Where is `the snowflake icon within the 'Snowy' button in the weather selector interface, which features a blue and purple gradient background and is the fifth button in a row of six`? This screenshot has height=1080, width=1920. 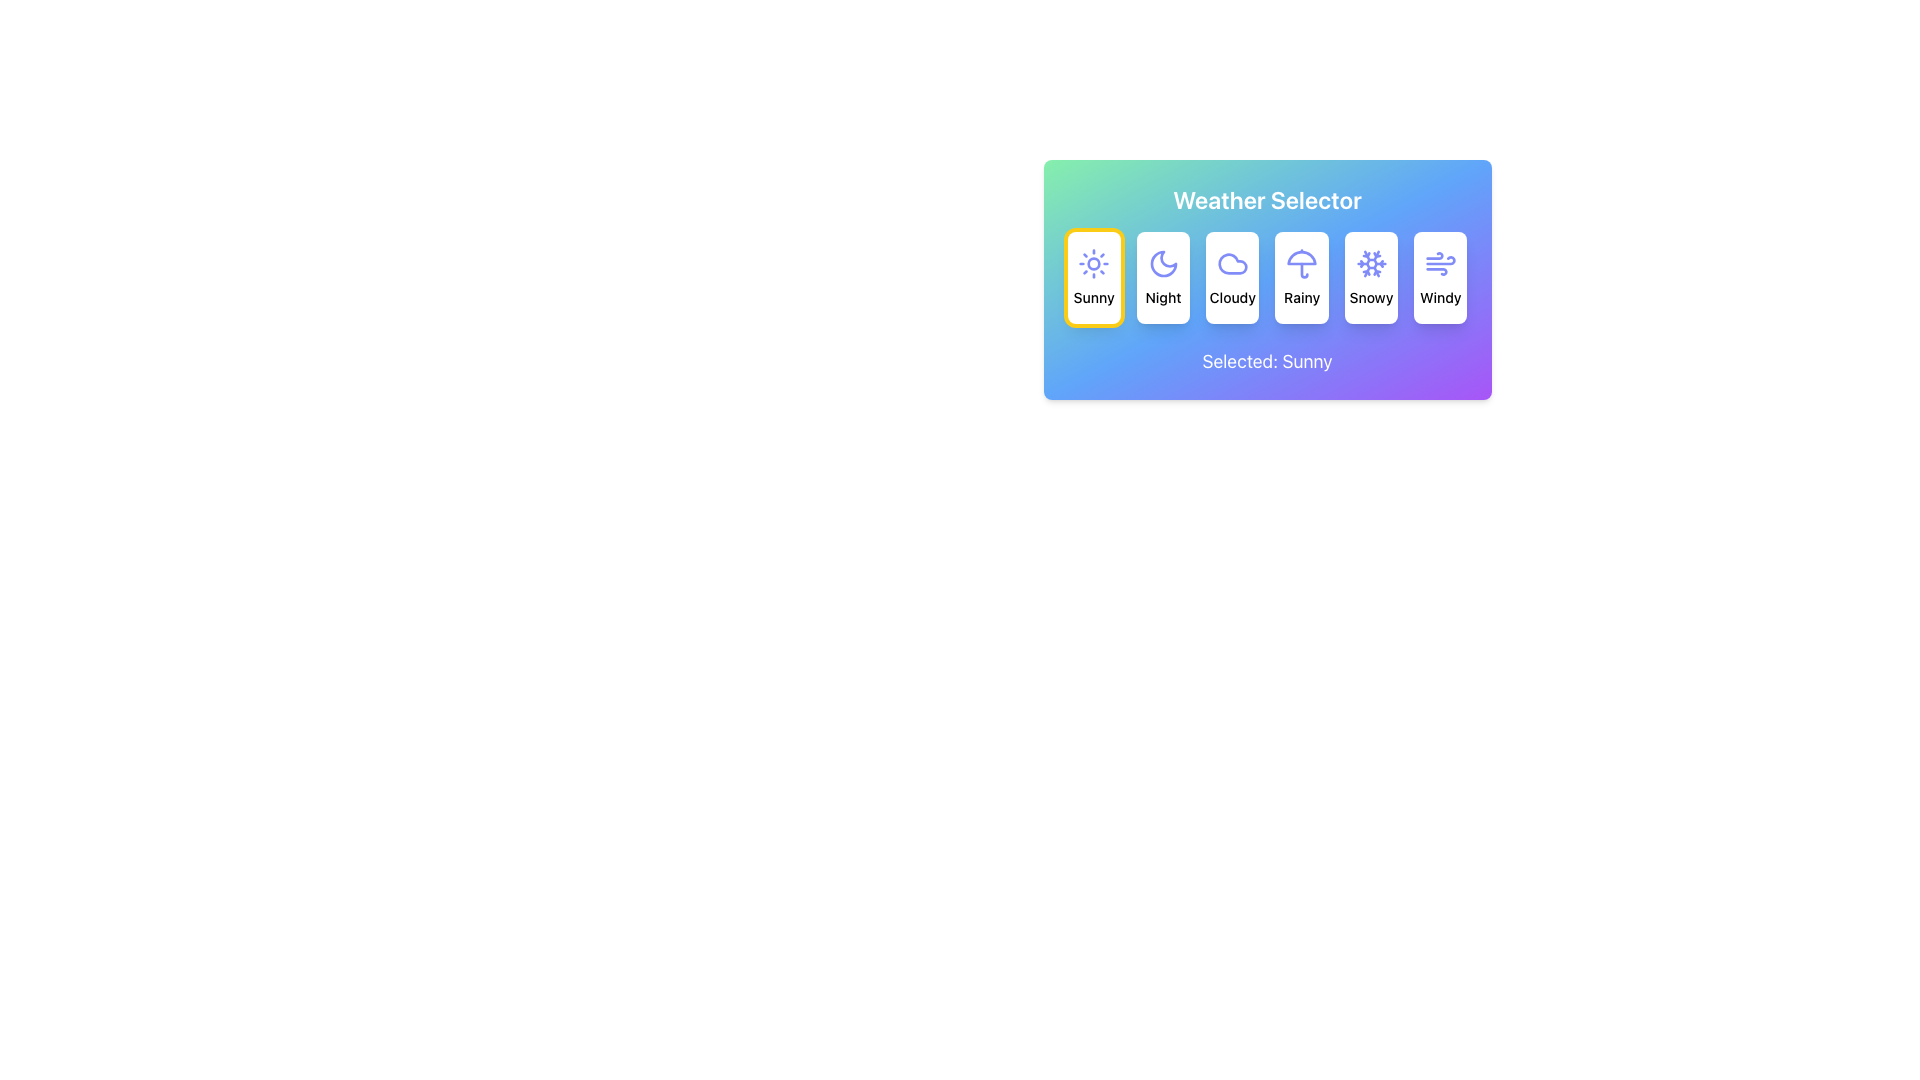 the snowflake icon within the 'Snowy' button in the weather selector interface, which features a blue and purple gradient background and is the fifth button in a row of six is located at coordinates (1375, 257).